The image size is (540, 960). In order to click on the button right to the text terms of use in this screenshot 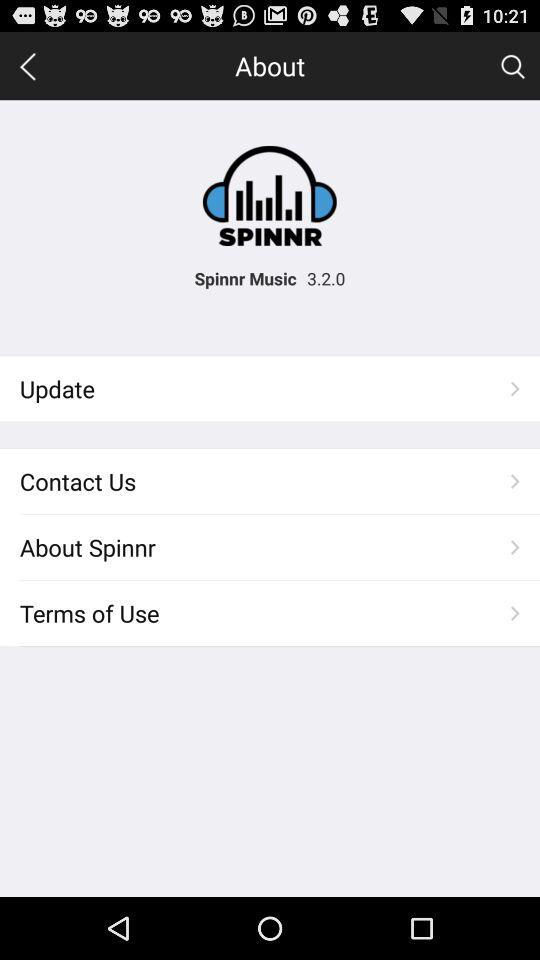, I will do `click(515, 612)`.